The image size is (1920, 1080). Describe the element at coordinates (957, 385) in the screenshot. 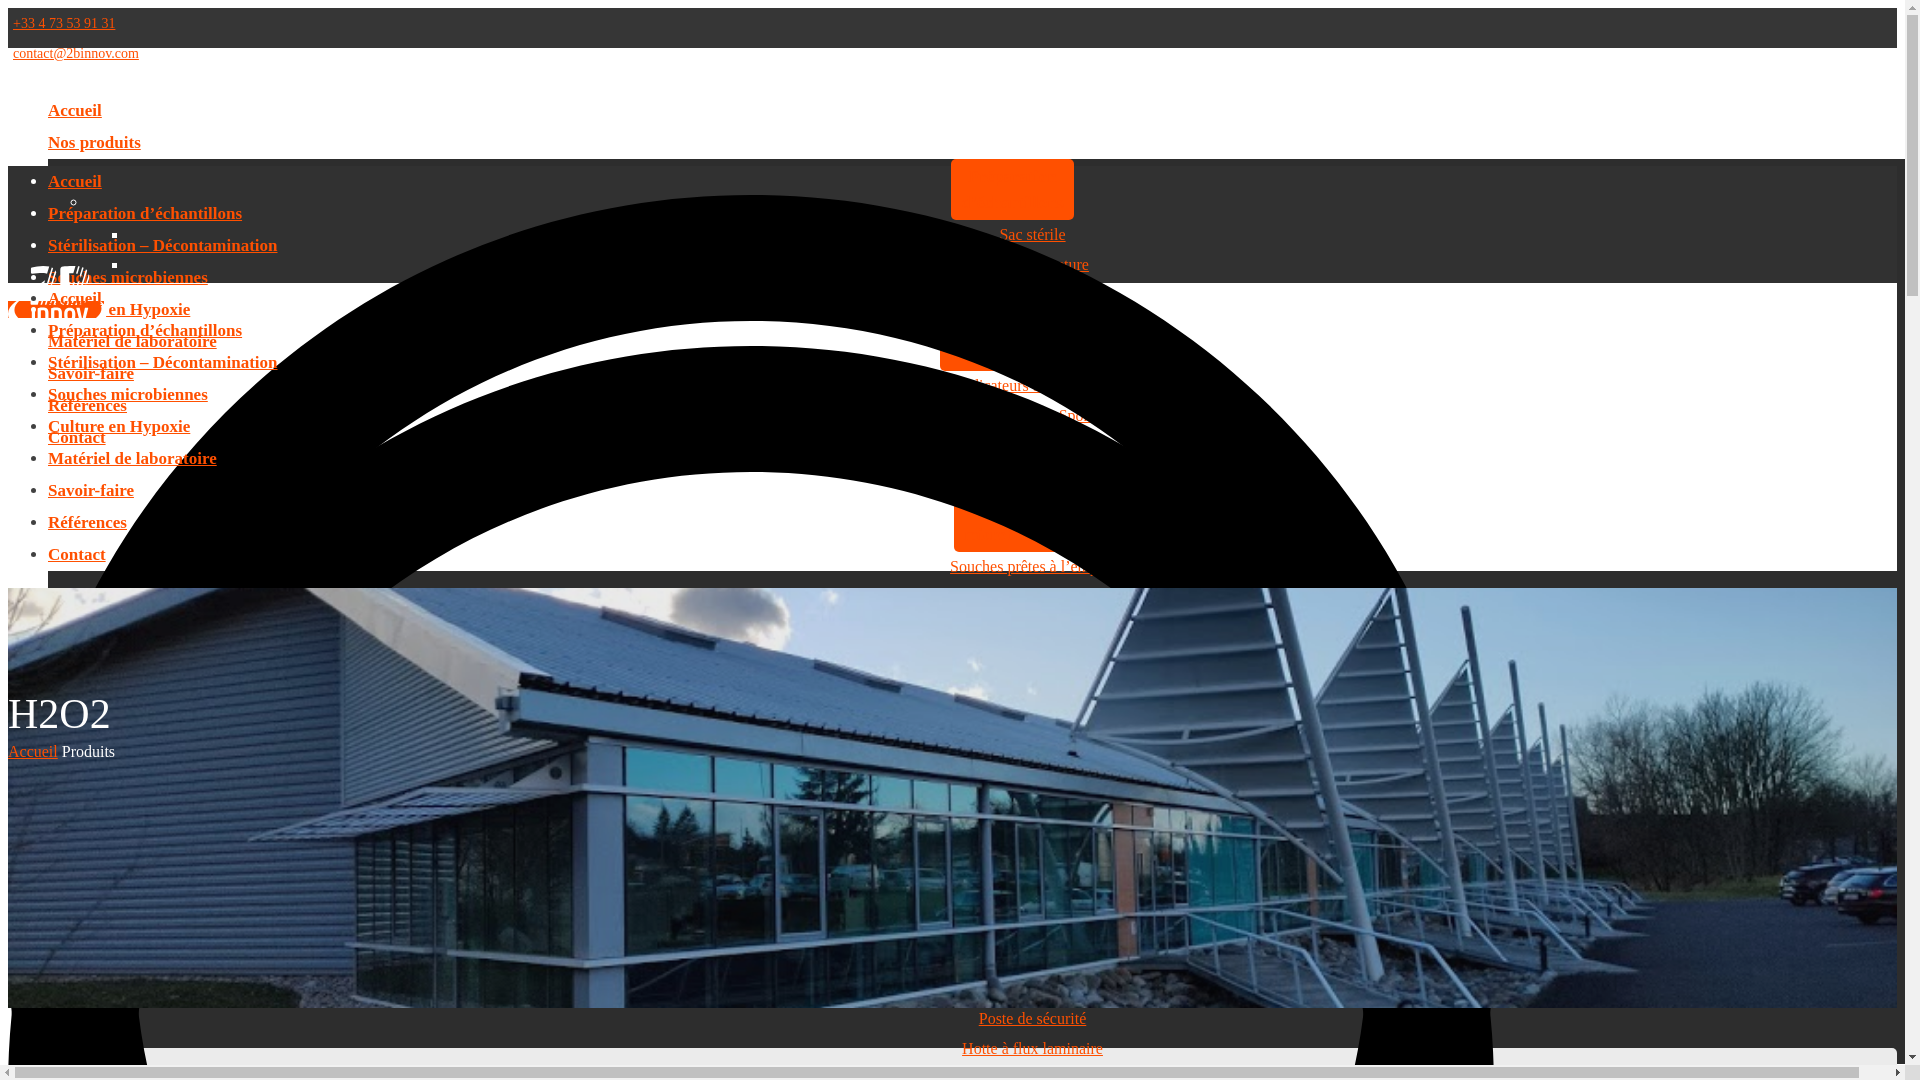

I see `'Indicateurs biologiques'` at that location.